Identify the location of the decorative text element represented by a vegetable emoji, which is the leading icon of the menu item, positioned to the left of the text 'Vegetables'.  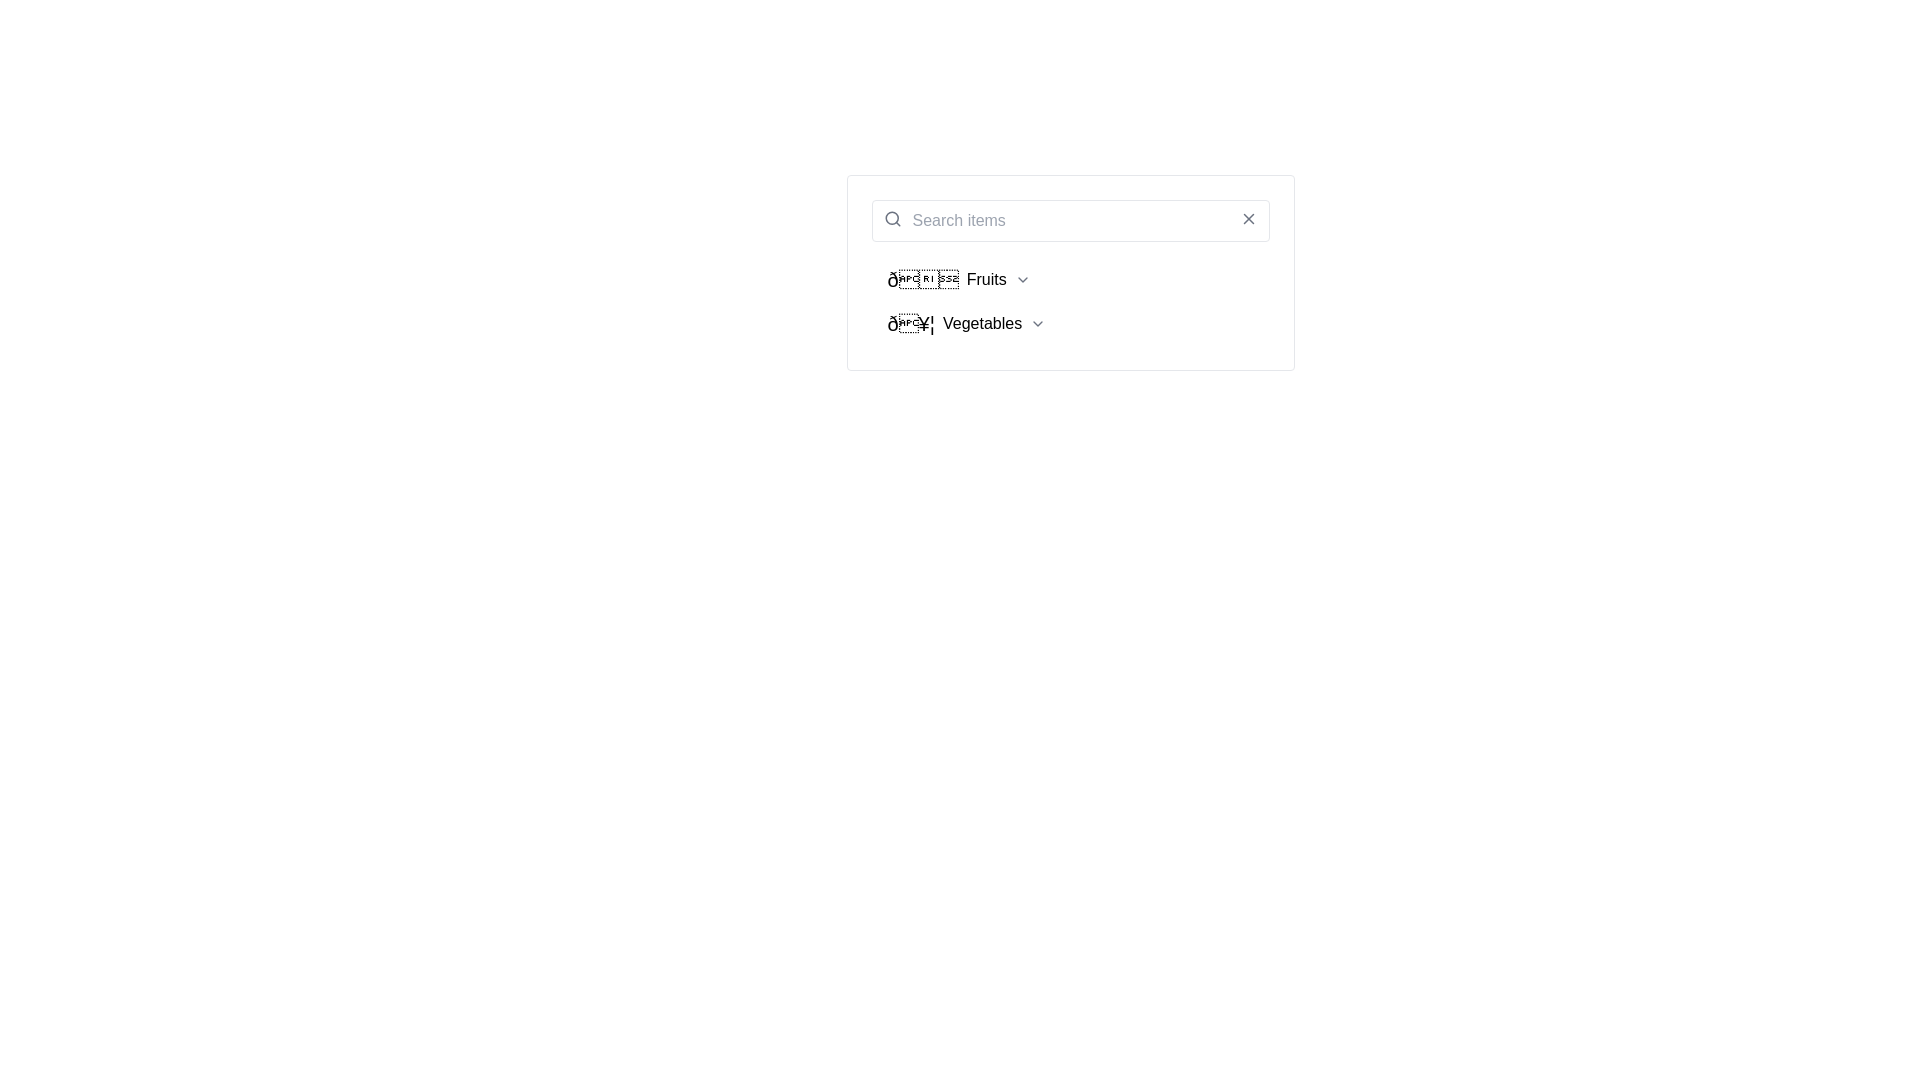
(910, 323).